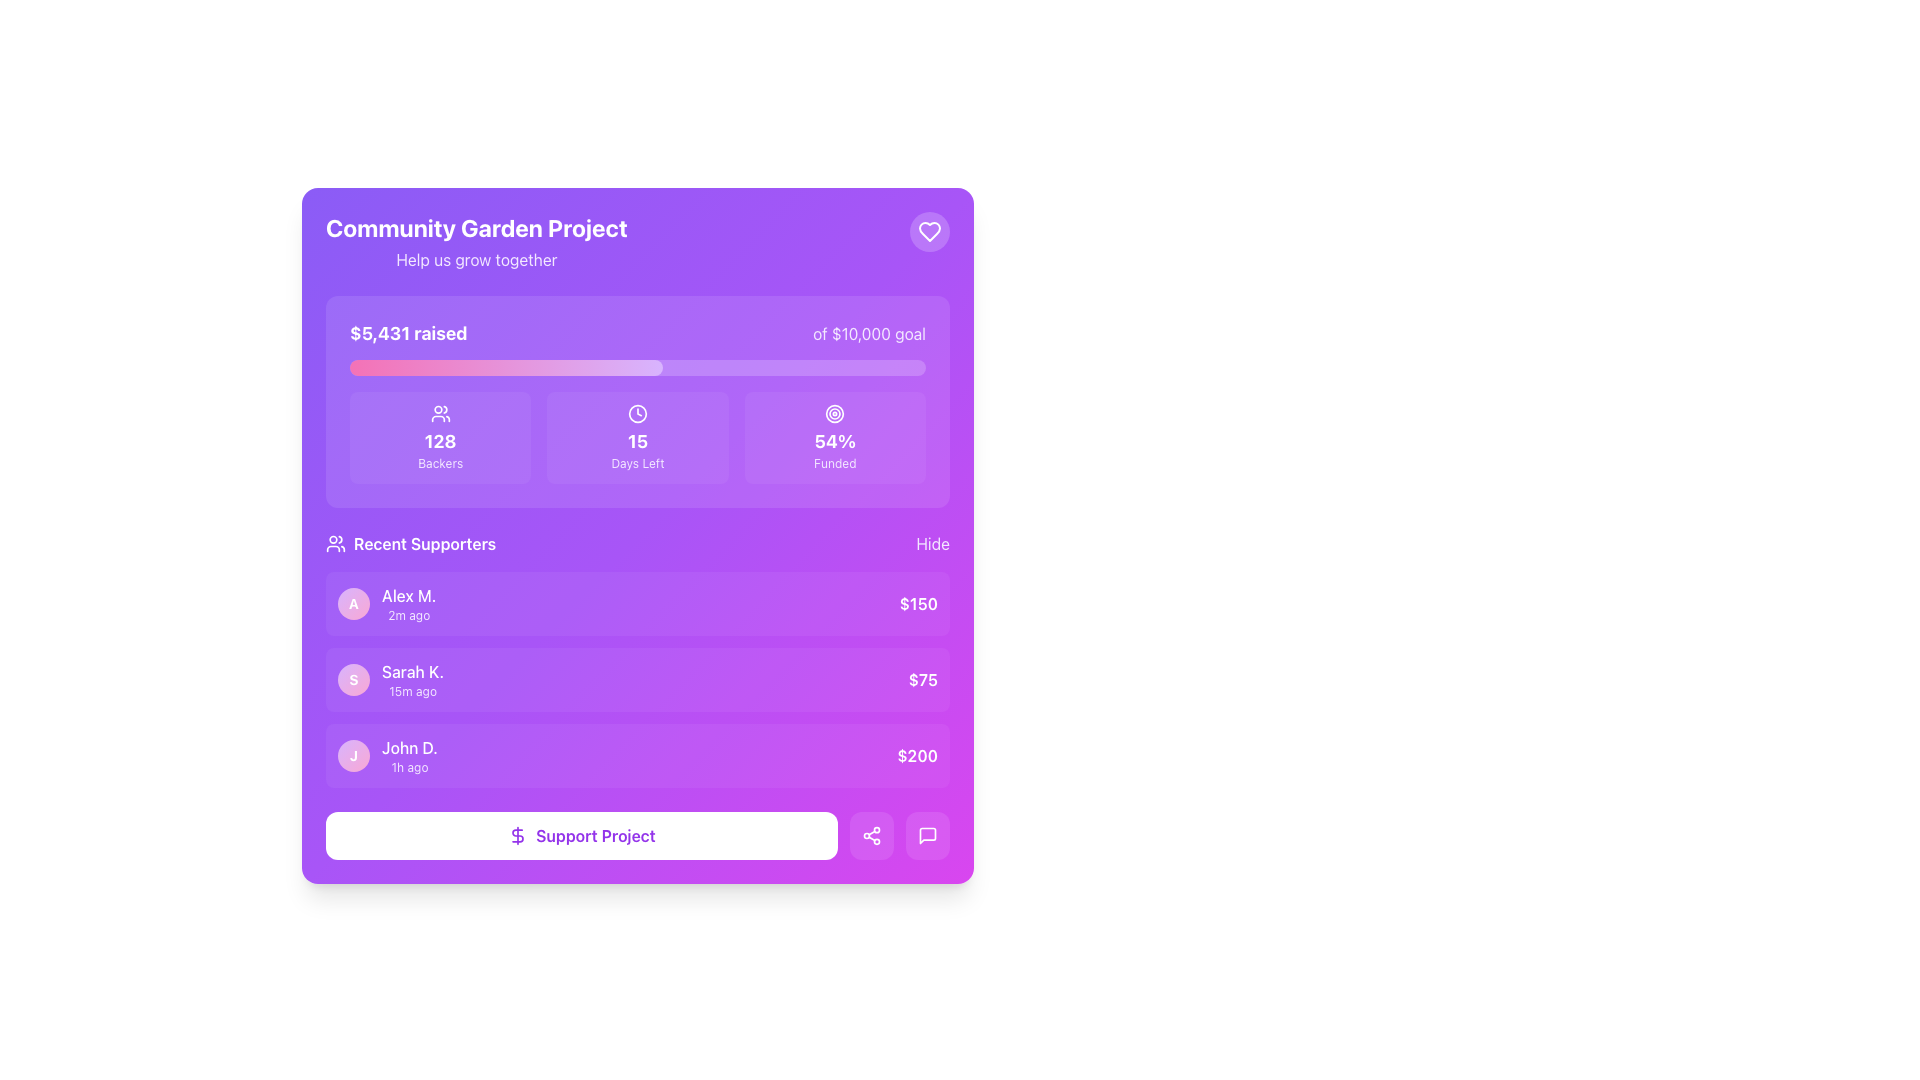 This screenshot has width=1920, height=1080. I want to click on the first item entry labeled 'Alex M.' in the 'Recent Supporters' list, so click(637, 603).